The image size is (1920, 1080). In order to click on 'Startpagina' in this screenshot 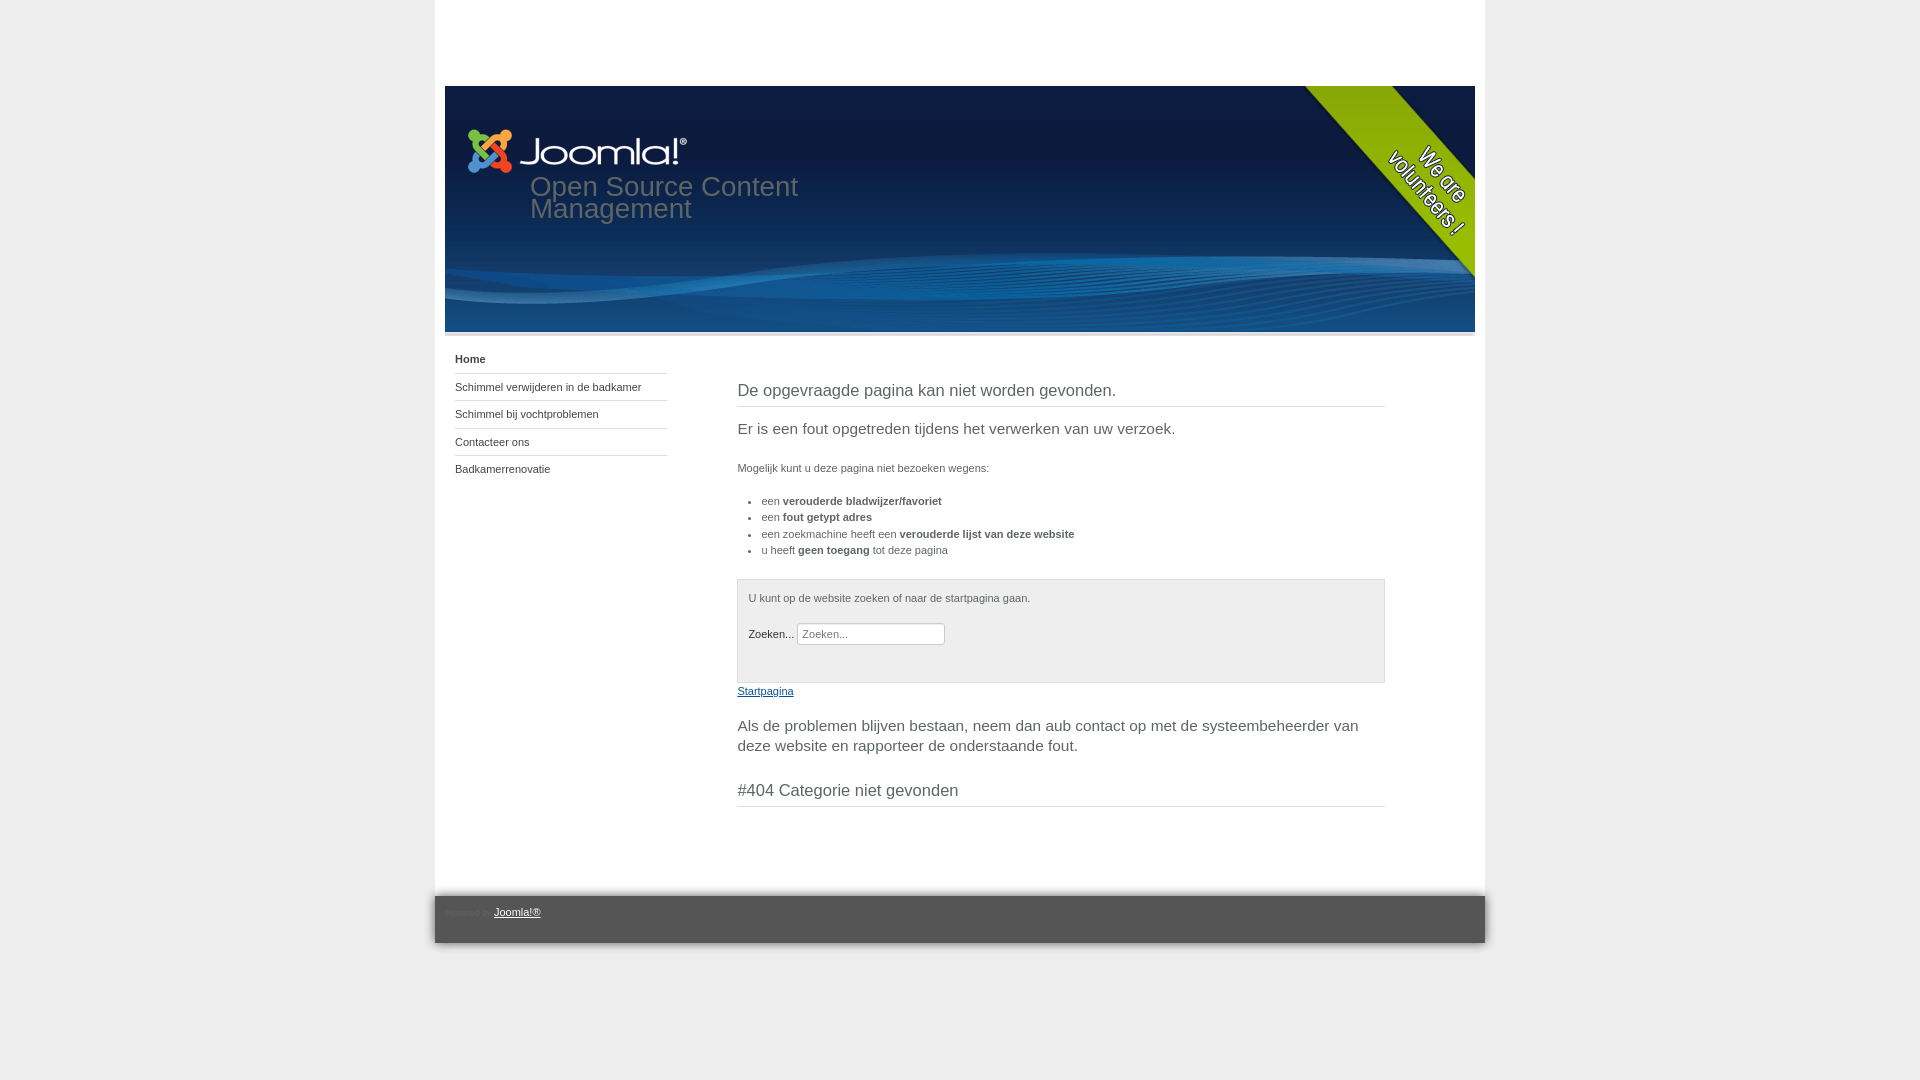, I will do `click(736, 689)`.